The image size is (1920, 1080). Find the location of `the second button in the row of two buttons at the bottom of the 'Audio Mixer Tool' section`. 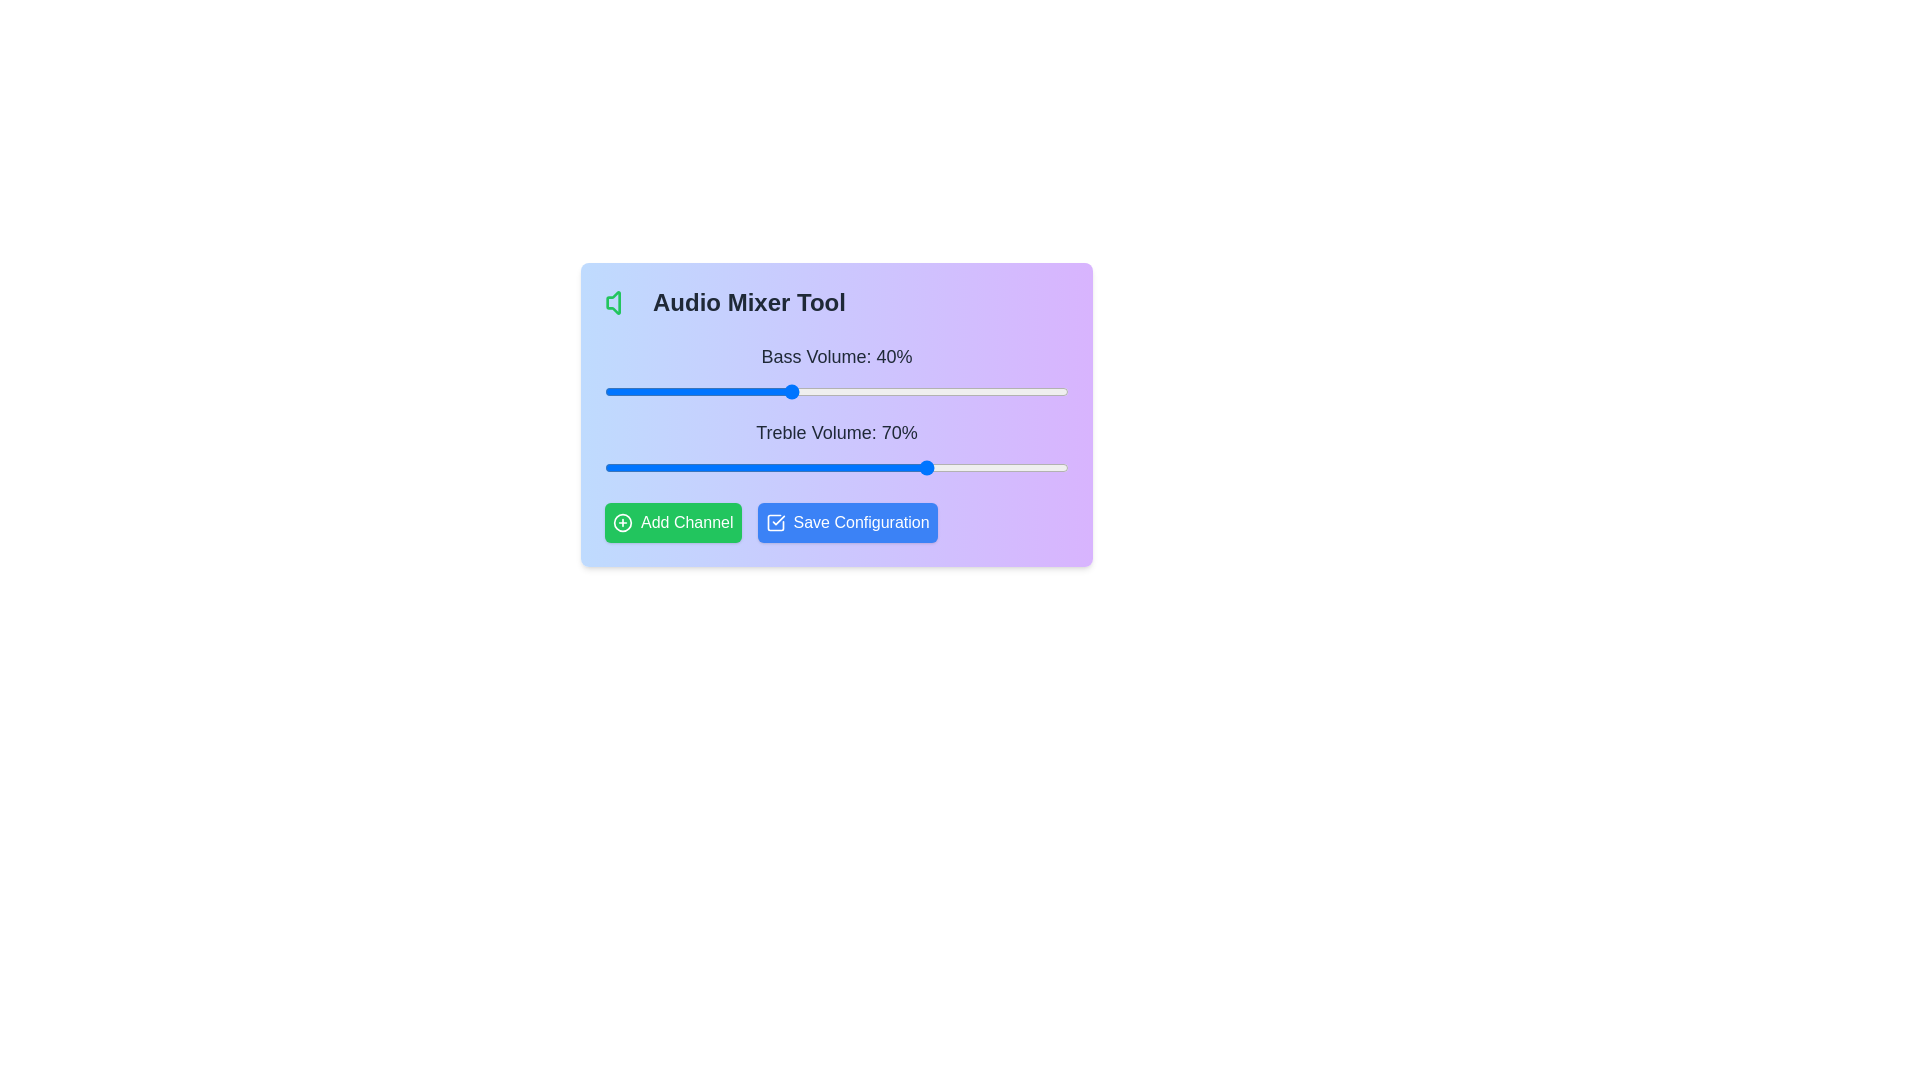

the second button in the row of two buttons at the bottom of the 'Audio Mixer Tool' section is located at coordinates (847, 522).